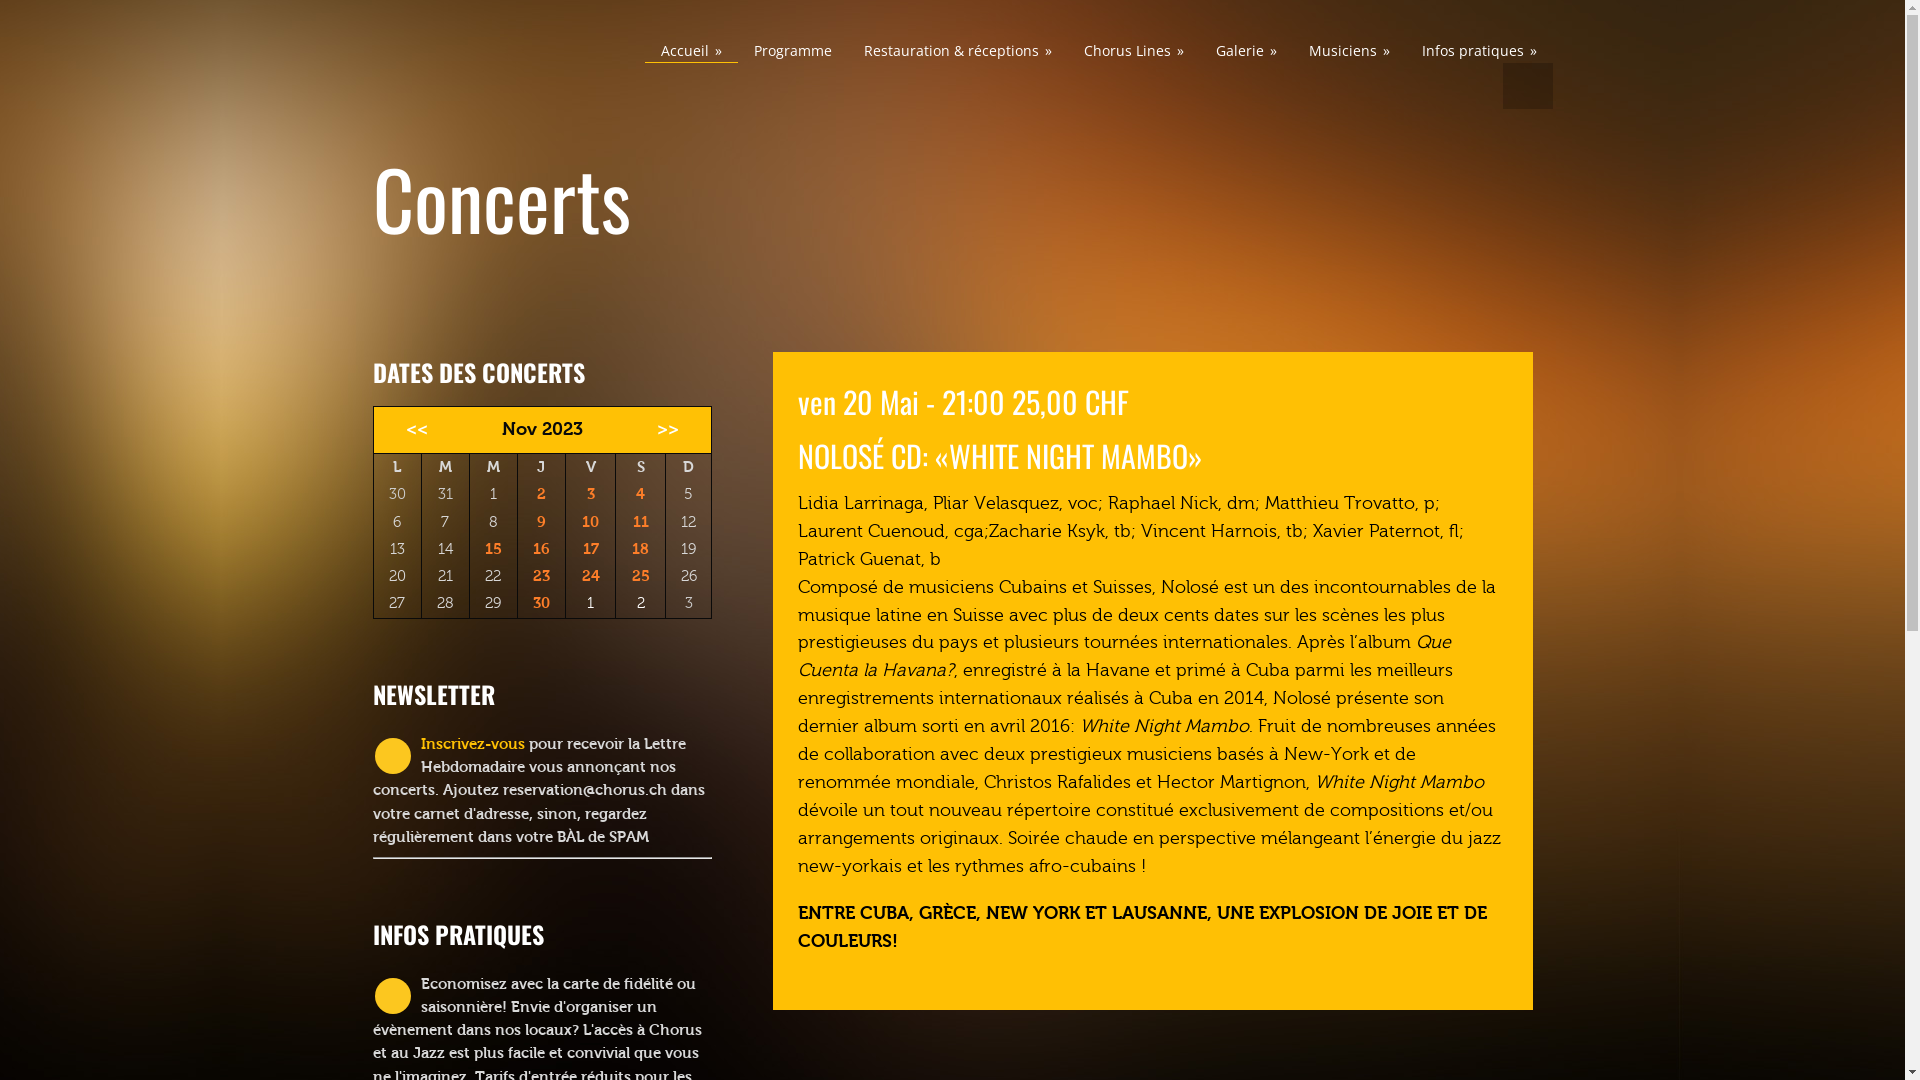 The height and width of the screenshot is (1080, 1920). What do you see at coordinates (589, 520) in the screenshot?
I see `'10'` at bounding box center [589, 520].